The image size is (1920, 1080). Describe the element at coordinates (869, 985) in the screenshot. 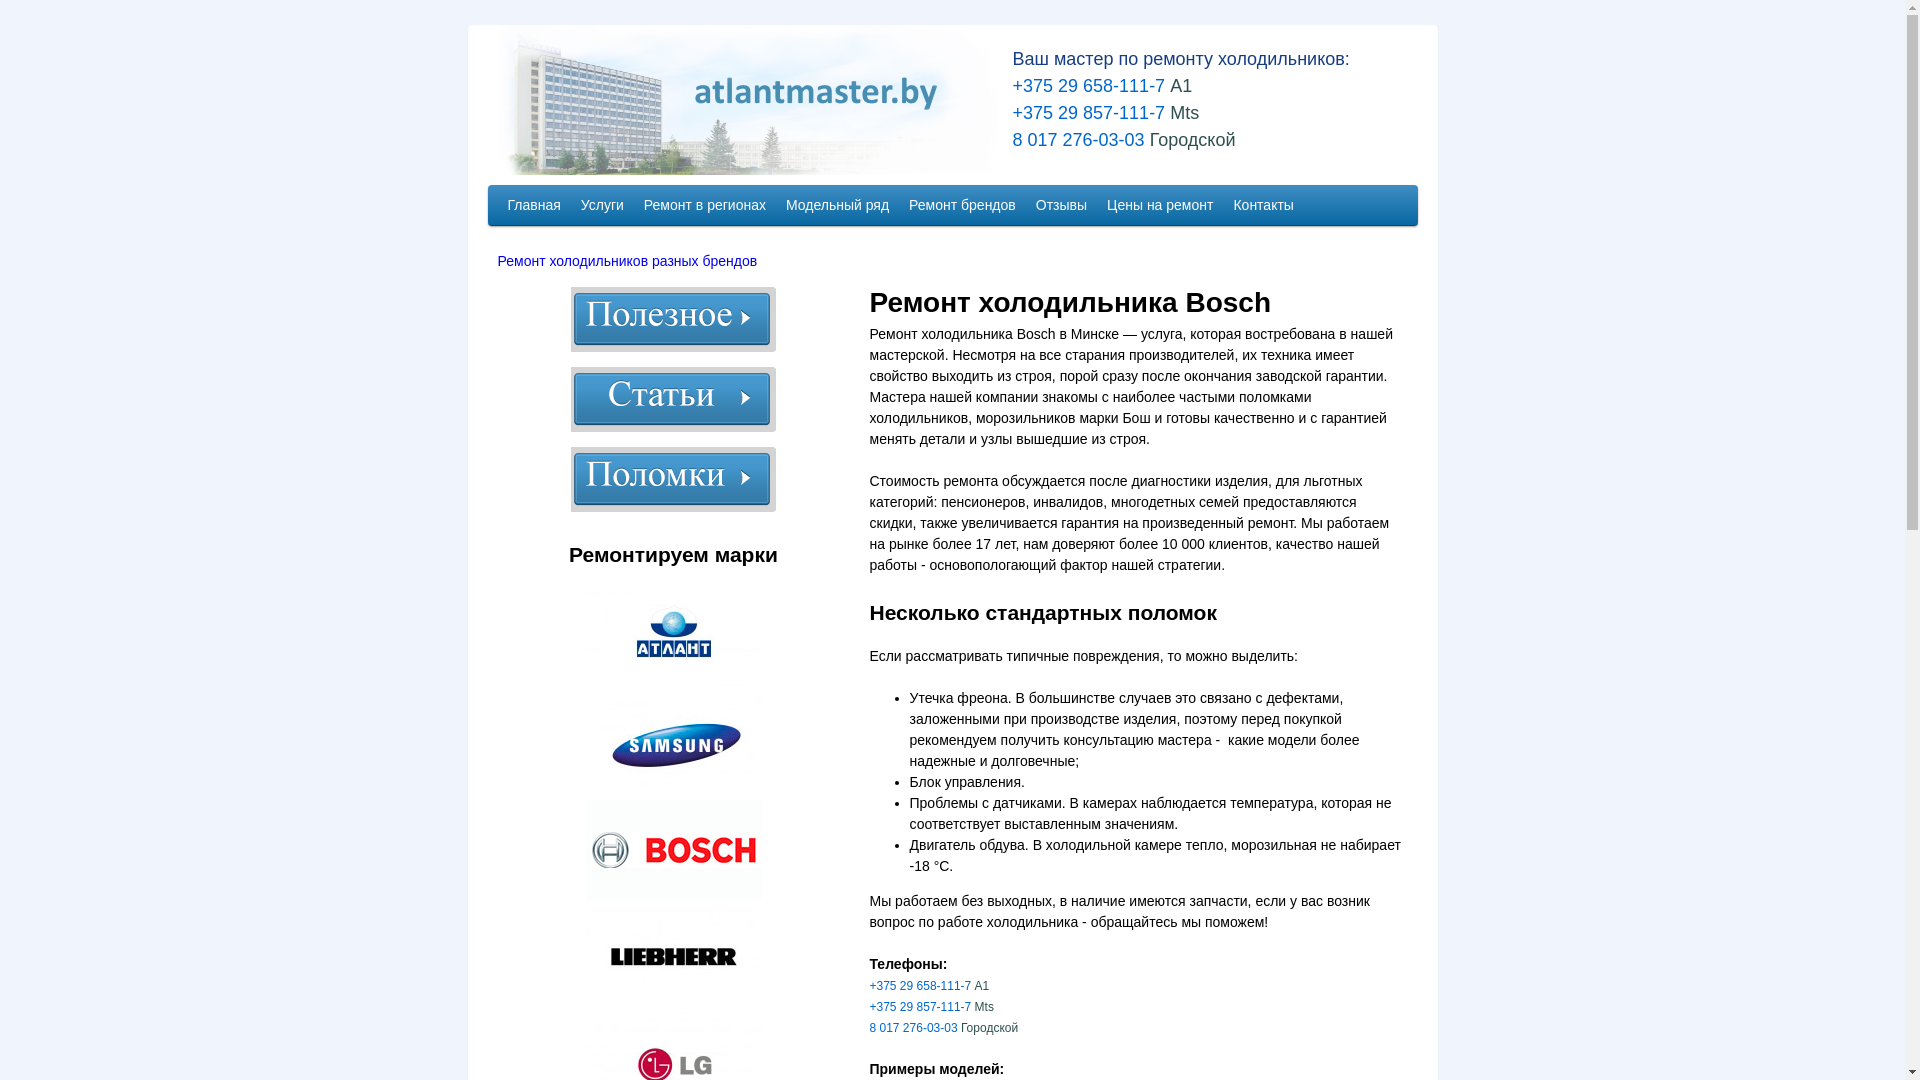

I see `'+375 29 658-111-7'` at that location.